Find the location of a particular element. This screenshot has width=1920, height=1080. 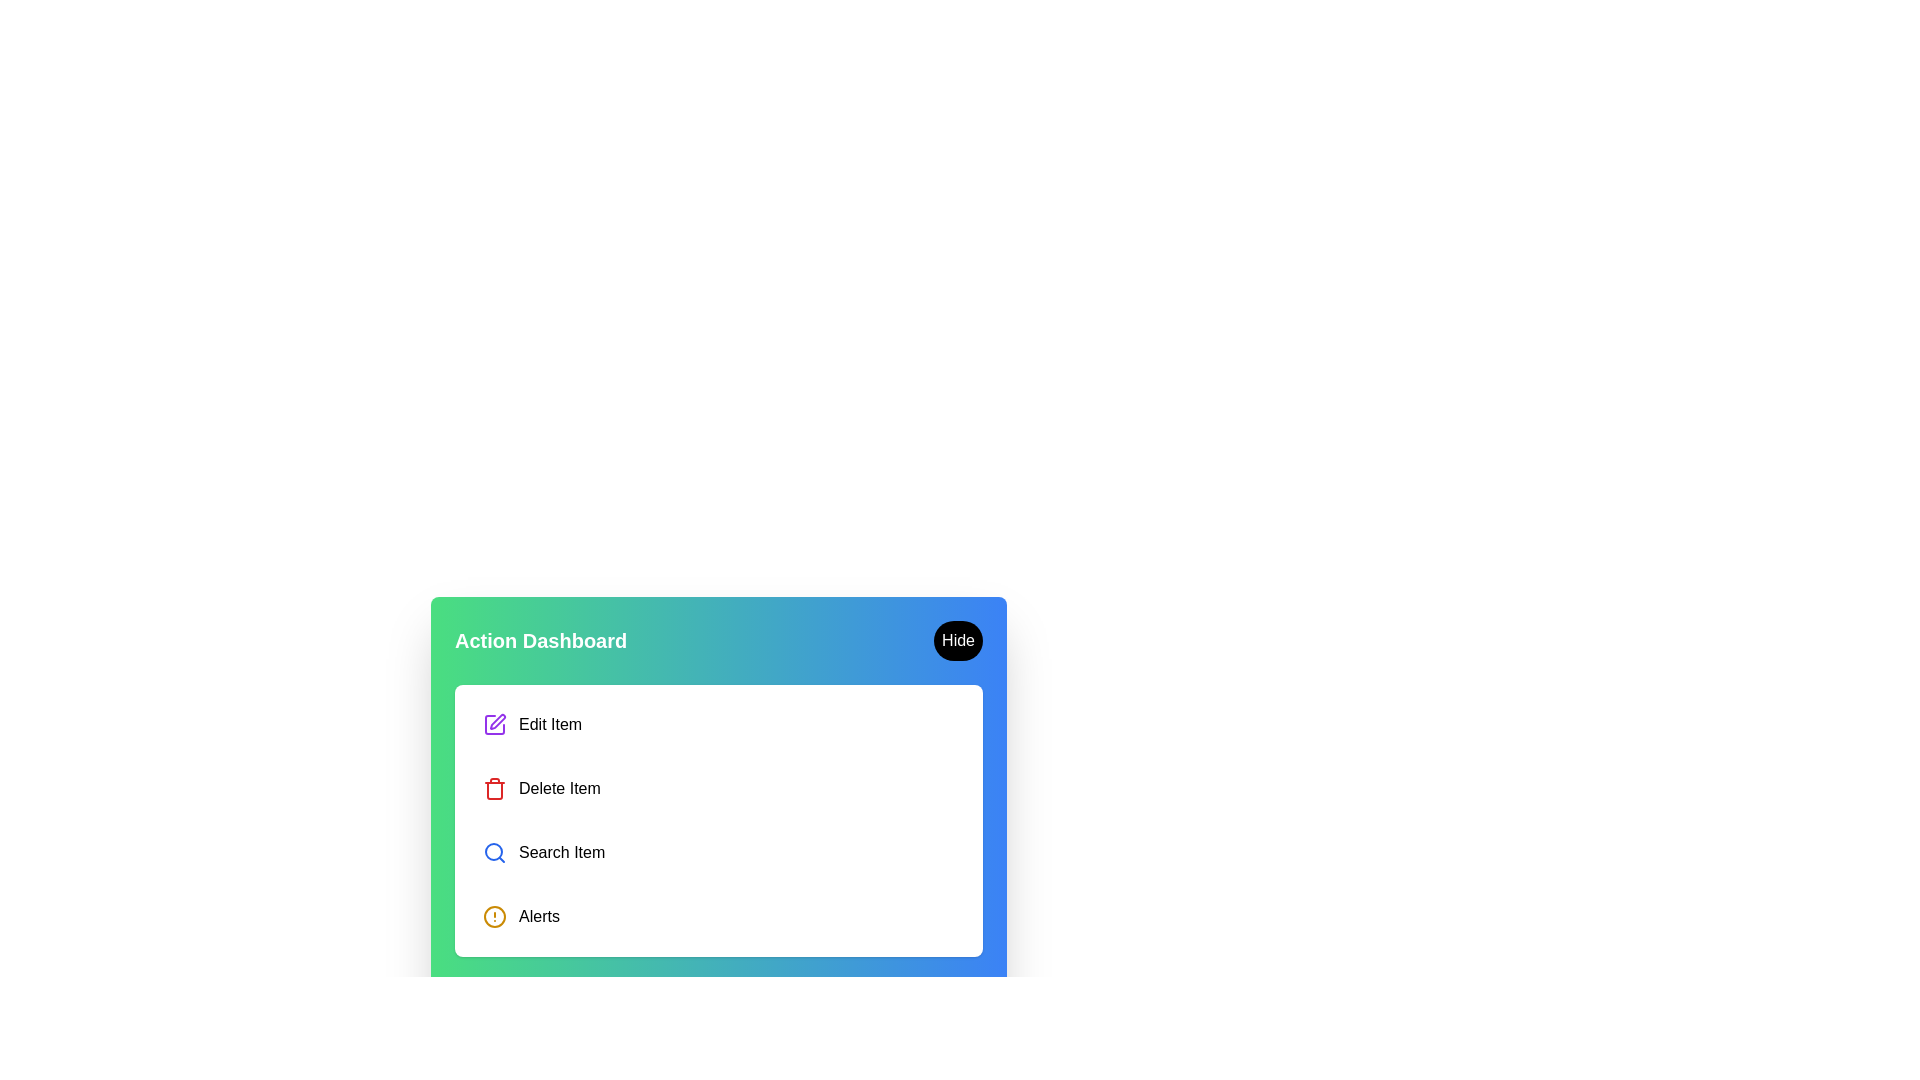

the 'Search Item' text label, which is styled in black font and positioned next to a magnifying glass icon in the Action Dashboard panel is located at coordinates (560, 852).